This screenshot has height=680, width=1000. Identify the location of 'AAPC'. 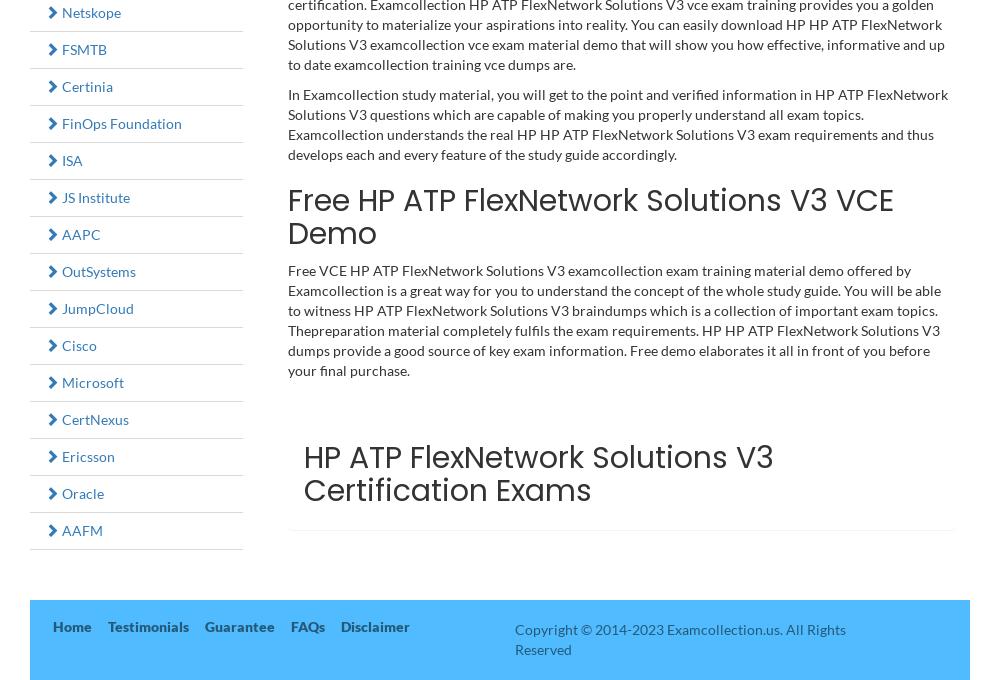
(79, 233).